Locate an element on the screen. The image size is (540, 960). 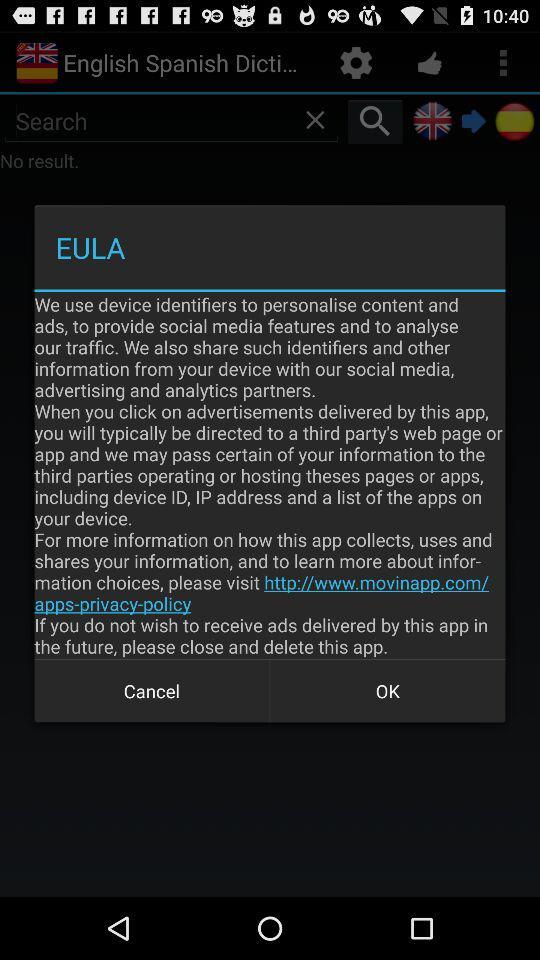
cancel item is located at coordinates (151, 691).